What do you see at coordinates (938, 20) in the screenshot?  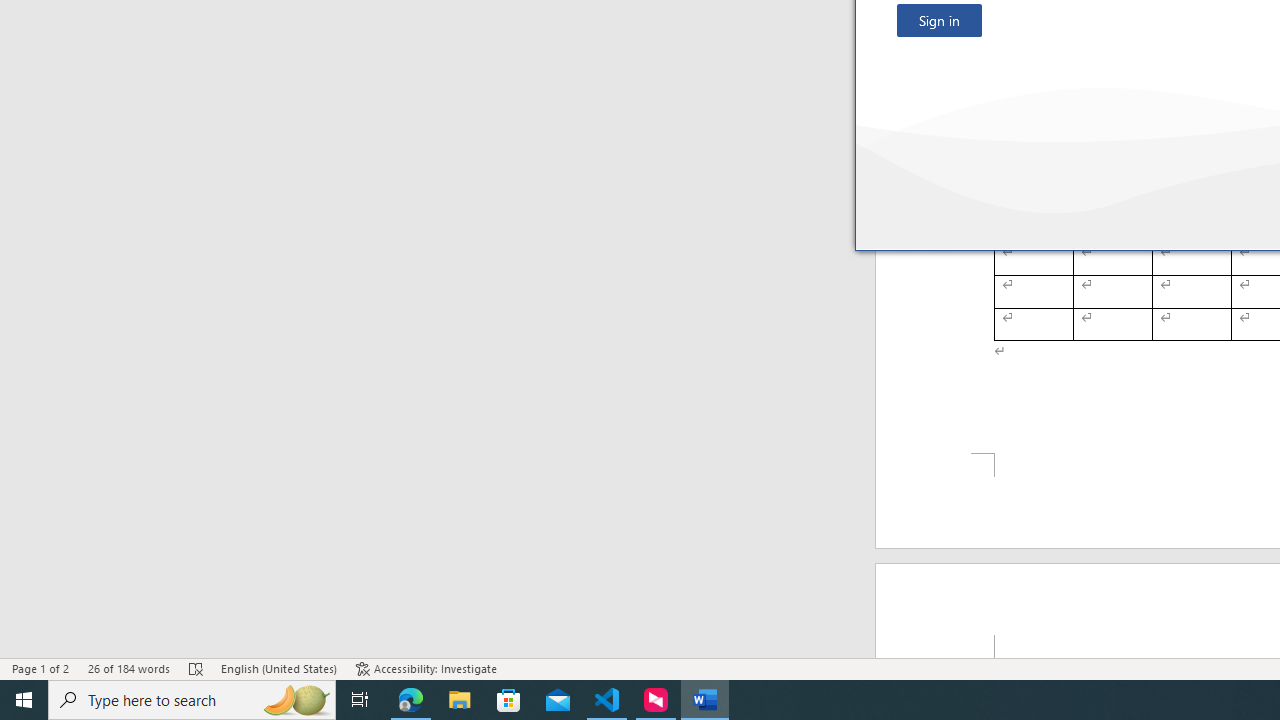 I see `'Sign in'` at bounding box center [938, 20].